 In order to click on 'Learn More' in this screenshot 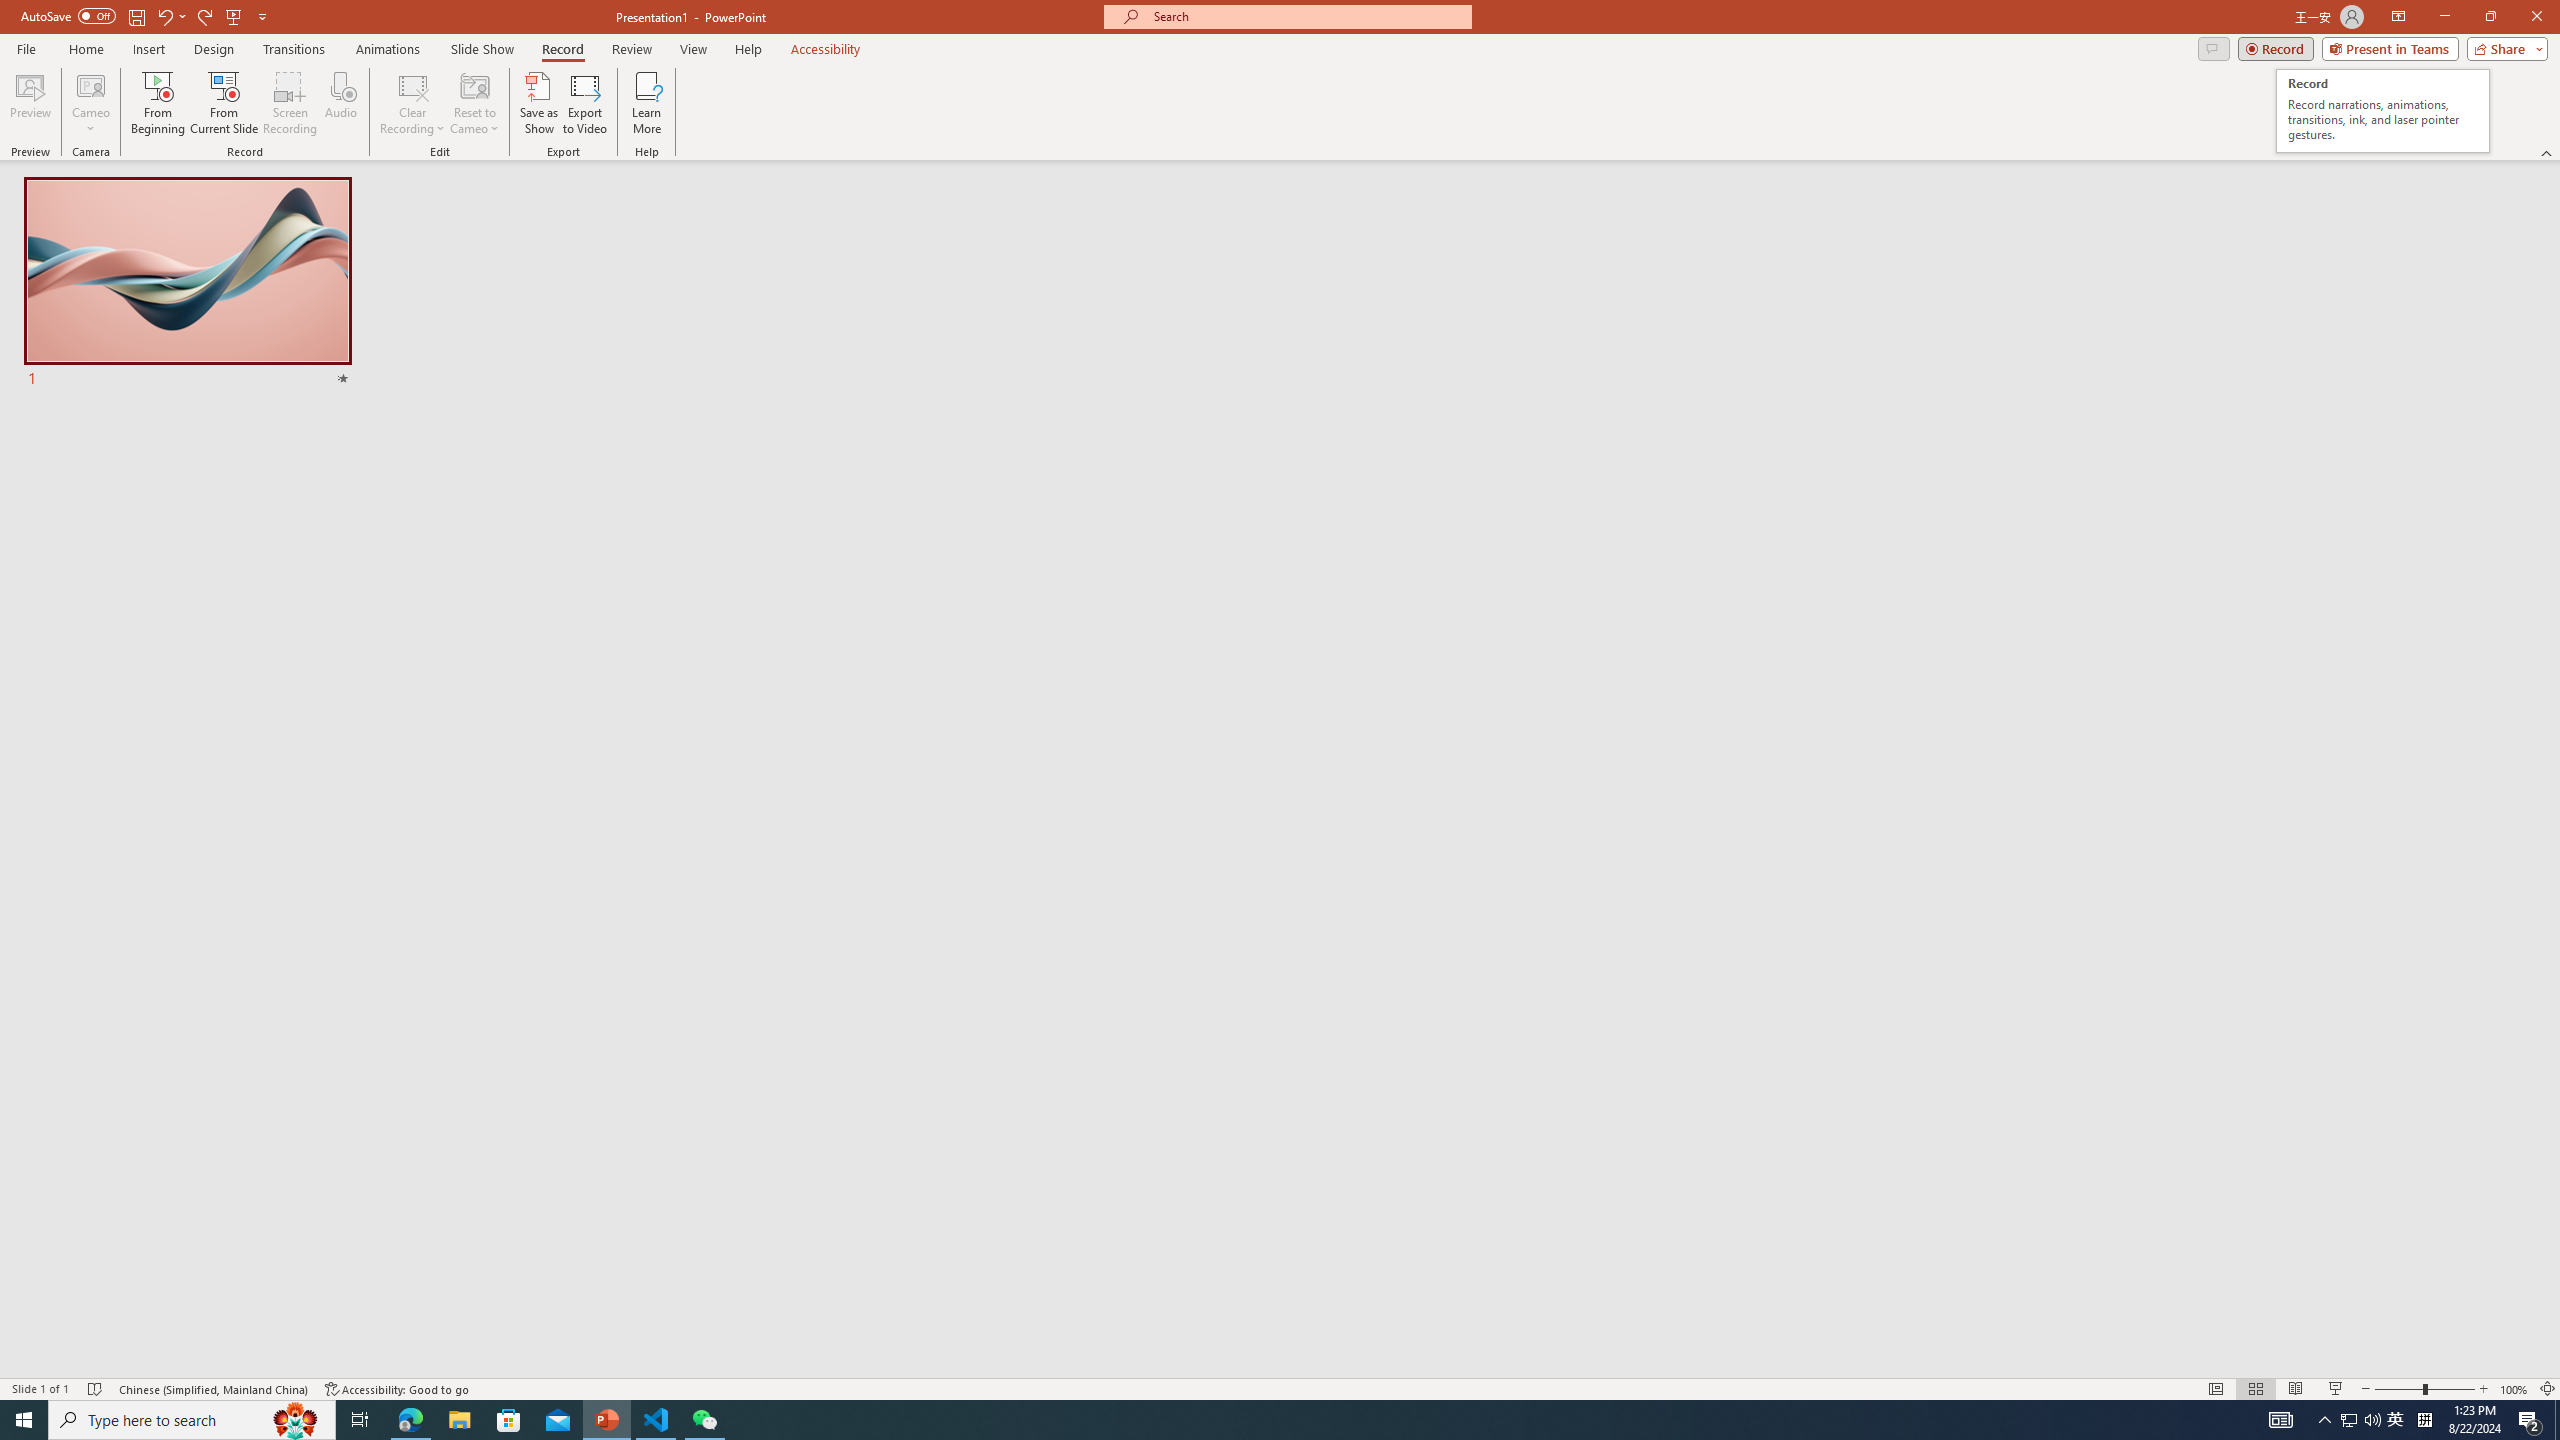, I will do `click(647, 103)`.